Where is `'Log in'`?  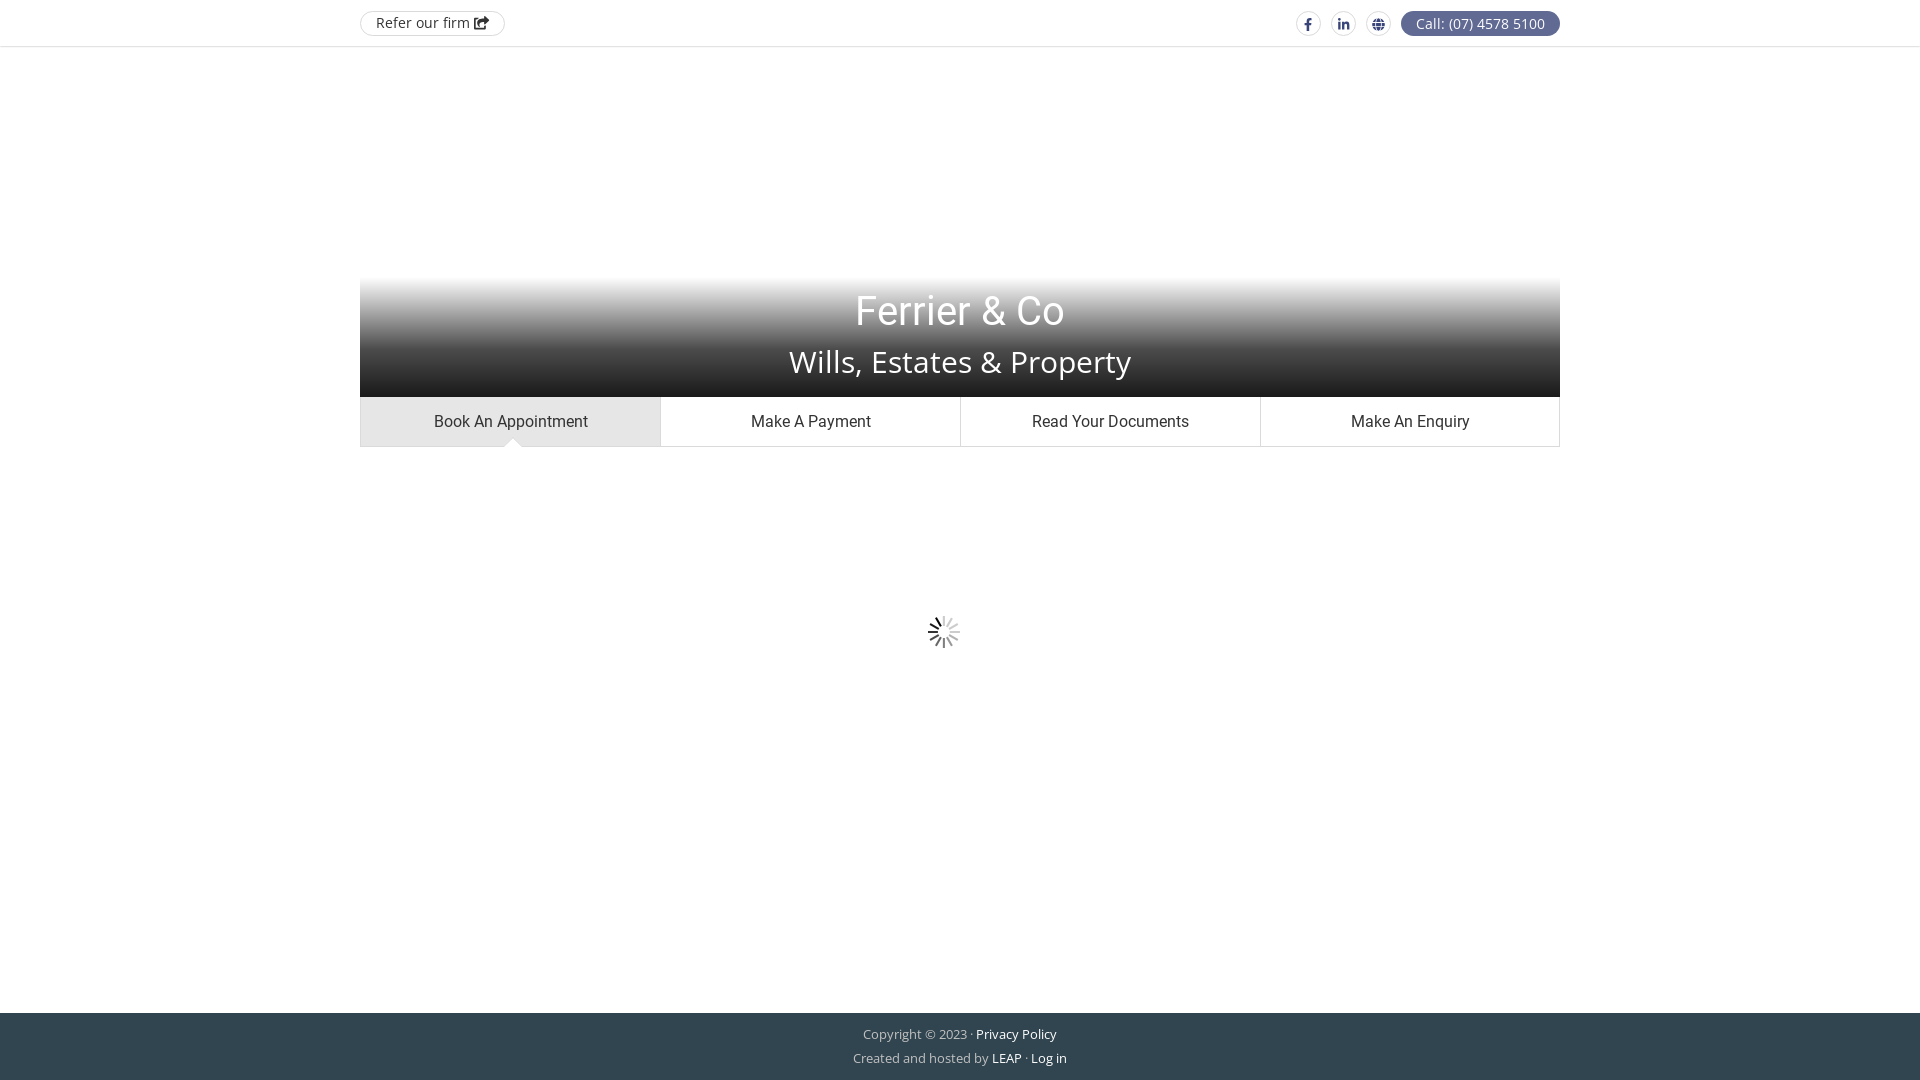 'Log in' is located at coordinates (1031, 1056).